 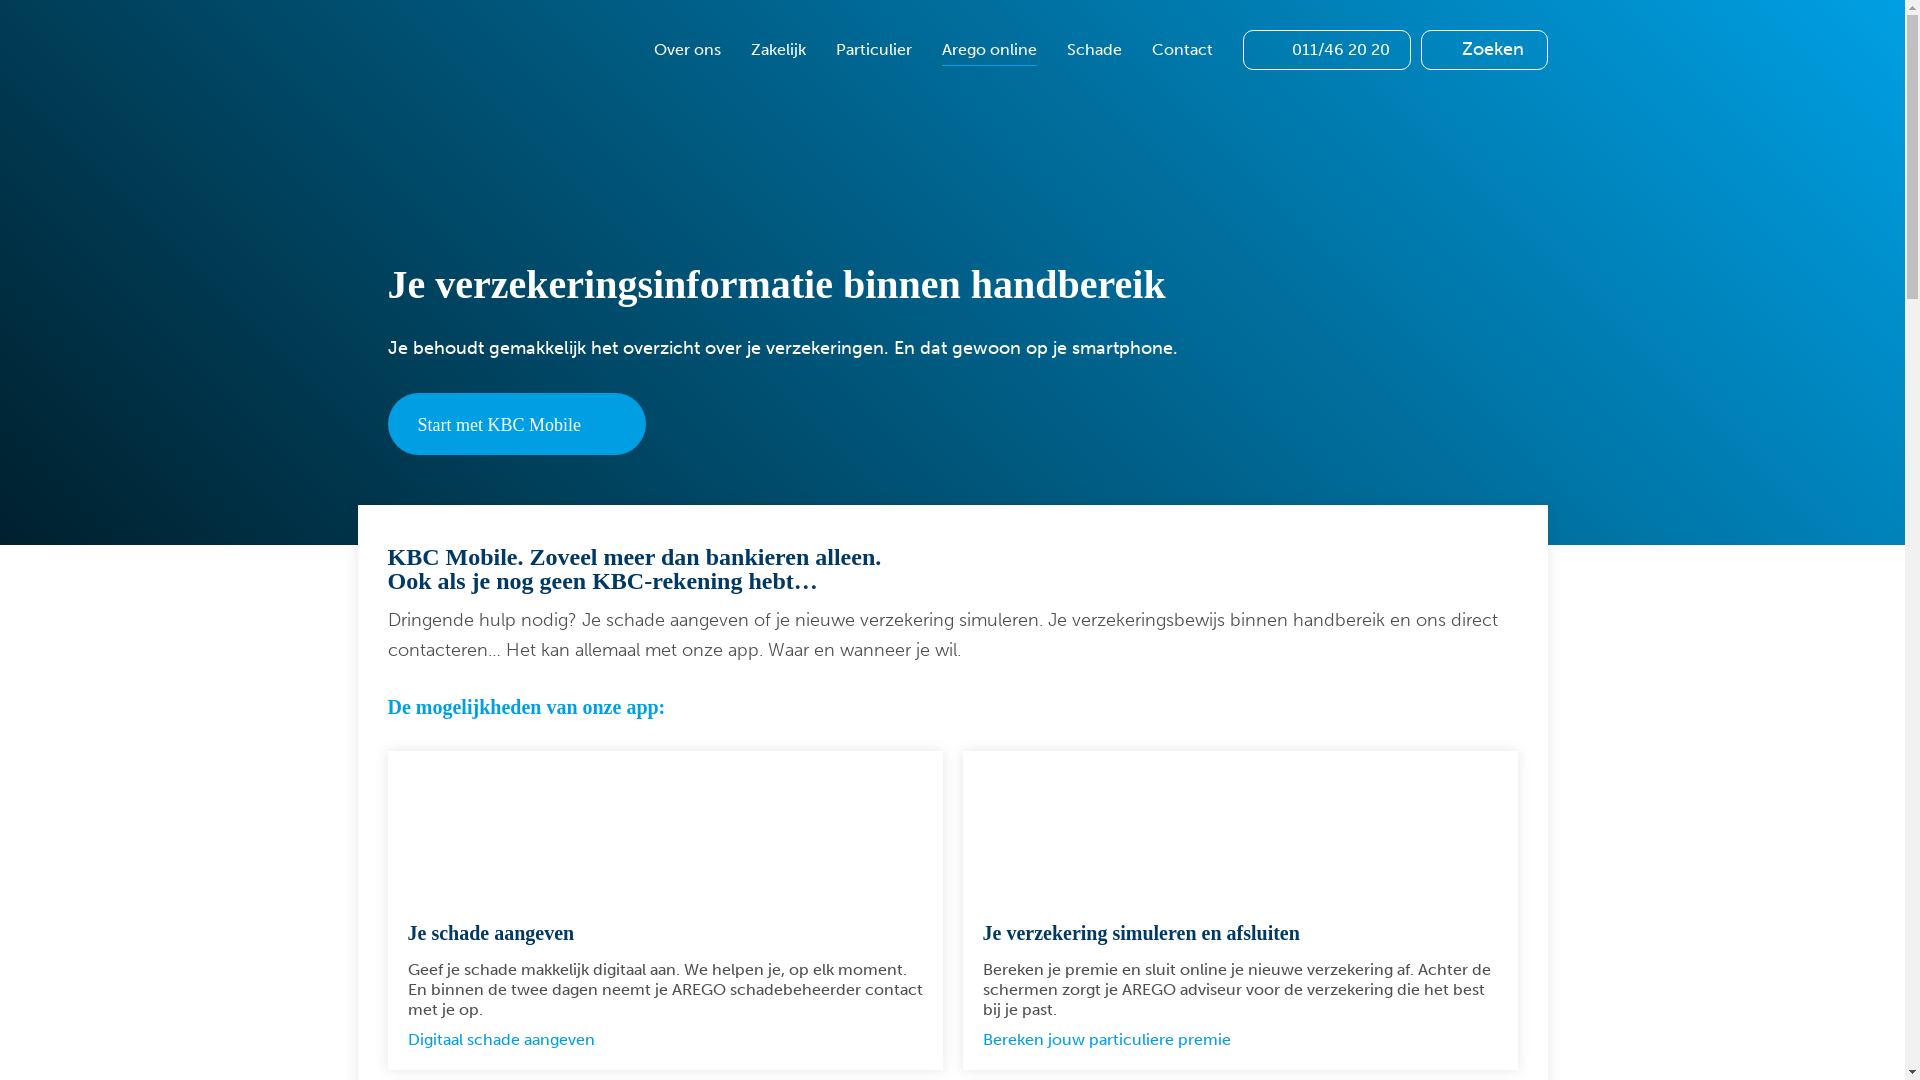 What do you see at coordinates (1241, 49) in the screenshot?
I see `'011/46 20 20'` at bounding box center [1241, 49].